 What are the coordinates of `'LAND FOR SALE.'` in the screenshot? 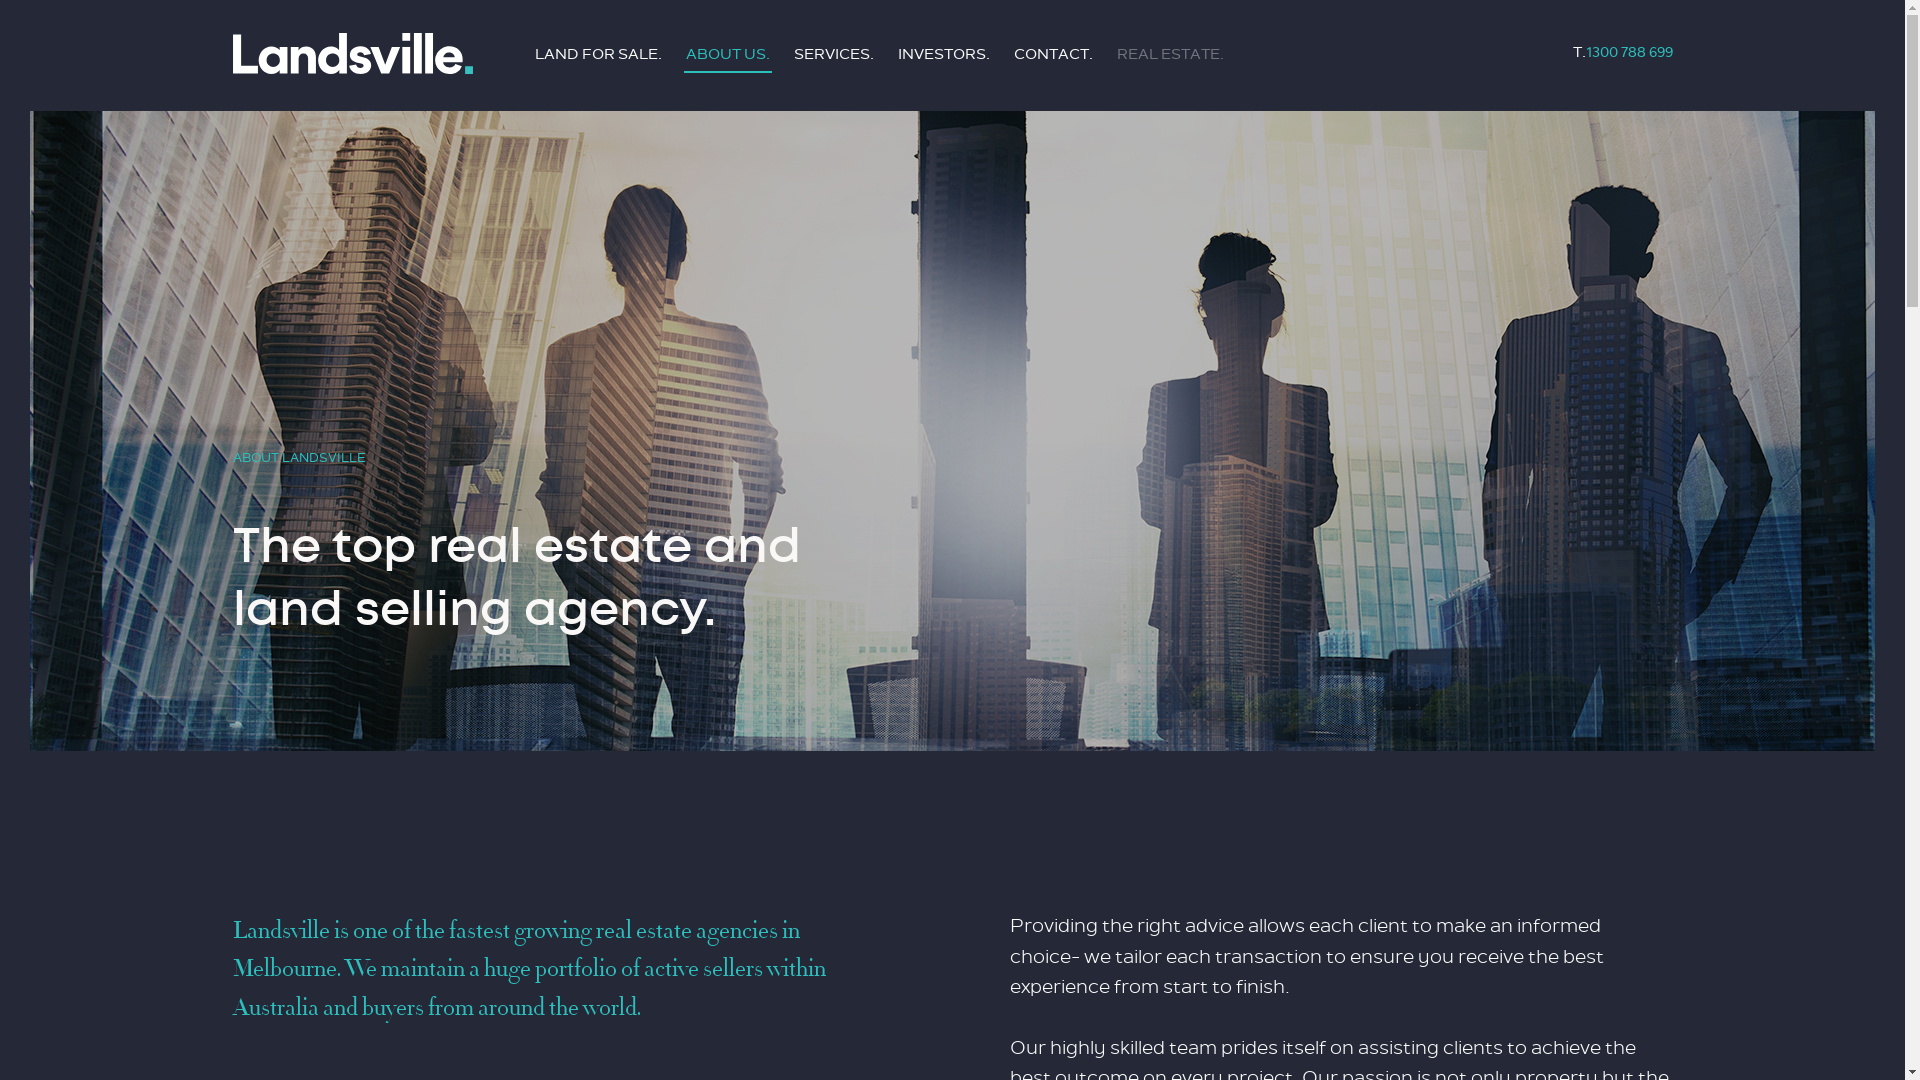 It's located at (596, 53).